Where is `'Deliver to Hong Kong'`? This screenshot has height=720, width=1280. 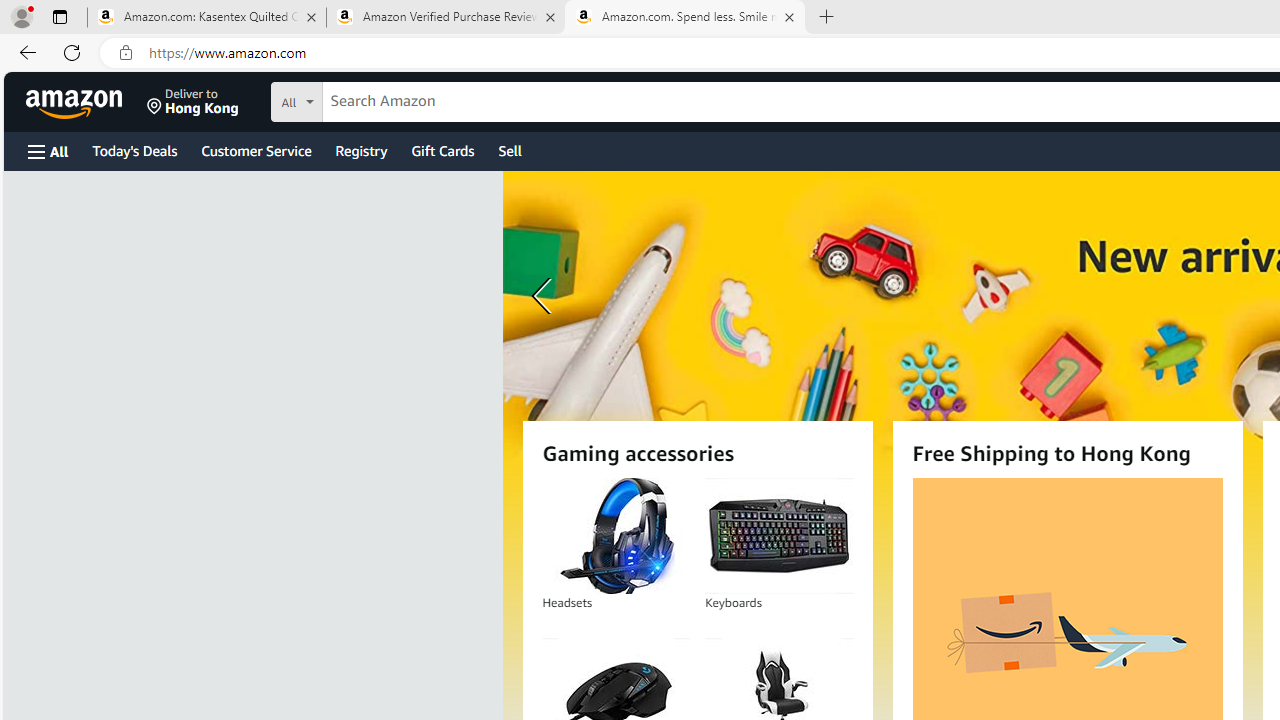
'Deliver to Hong Kong' is located at coordinates (193, 101).